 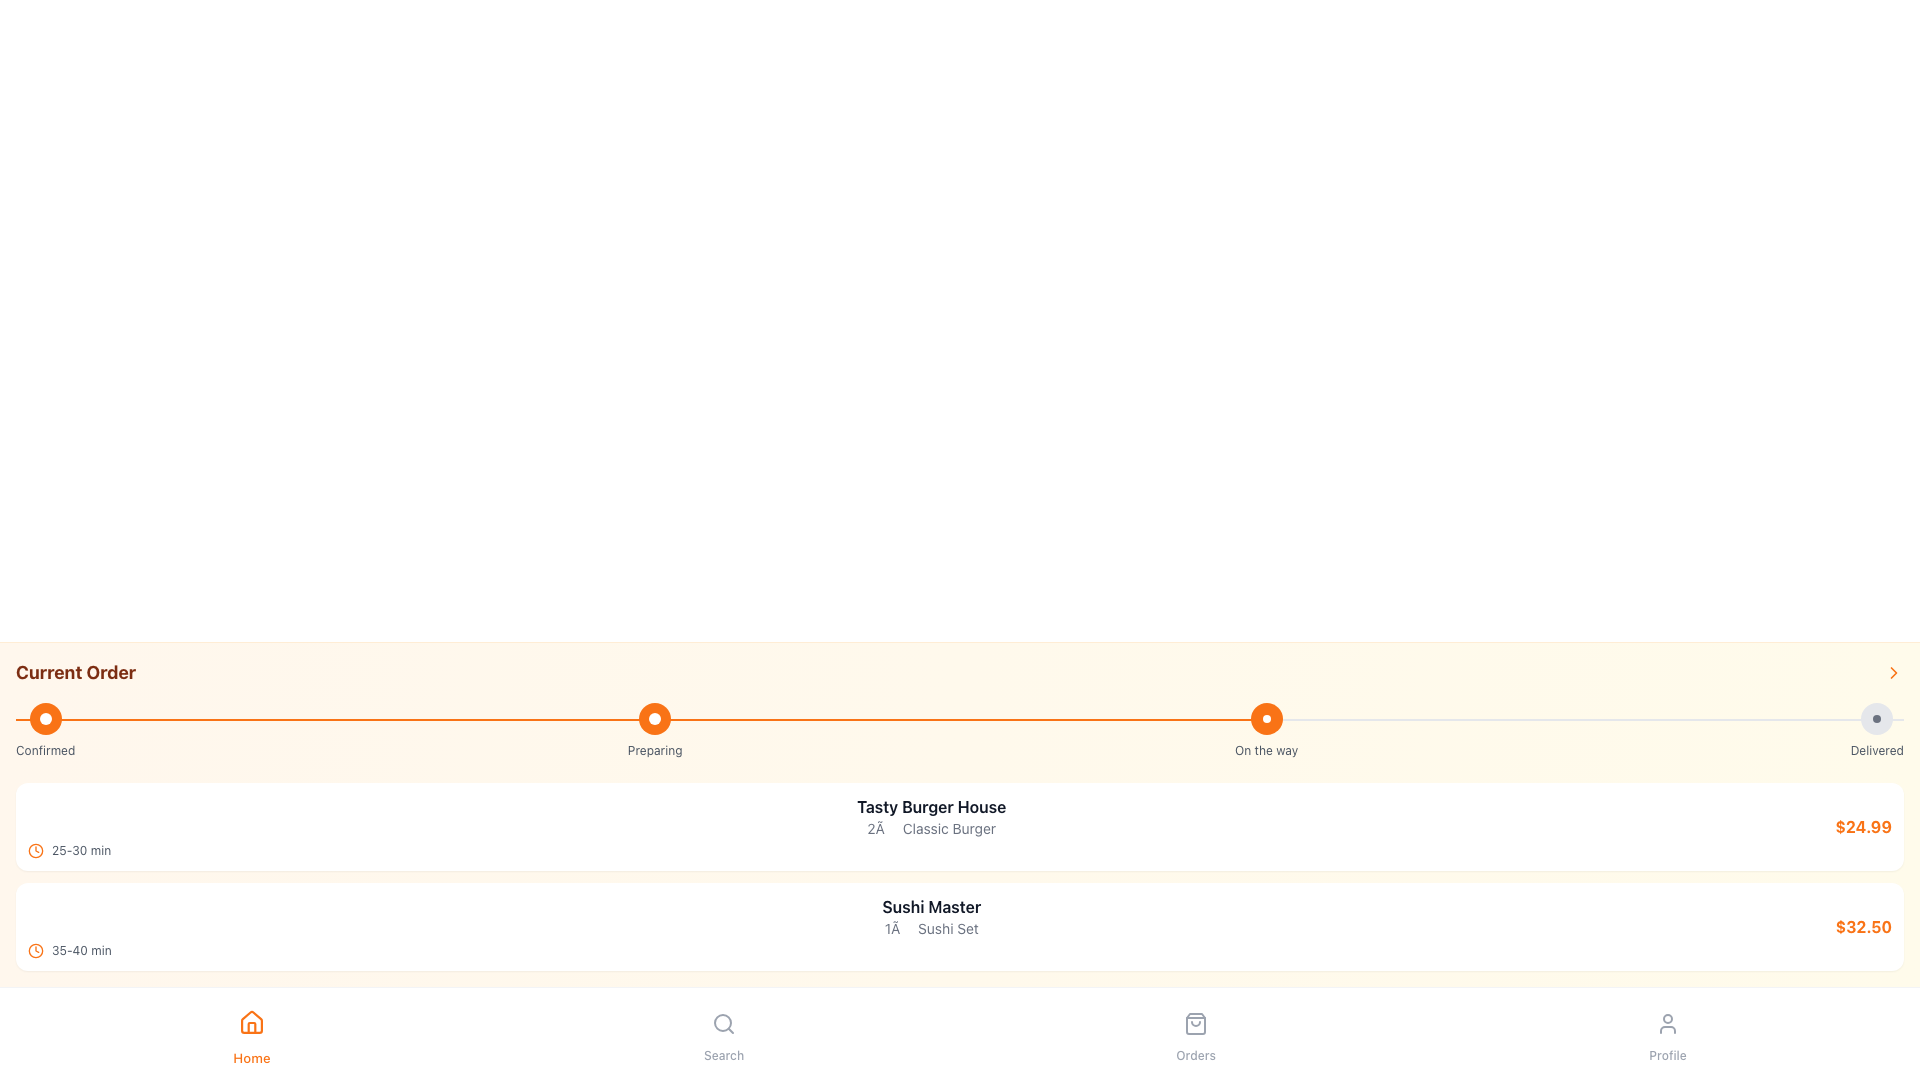 What do you see at coordinates (1265, 717) in the screenshot?
I see `properties of the visual indicator representing the 'On the way' status in the progress bar, which is the second element from the left above the text 'On the way'` at bounding box center [1265, 717].